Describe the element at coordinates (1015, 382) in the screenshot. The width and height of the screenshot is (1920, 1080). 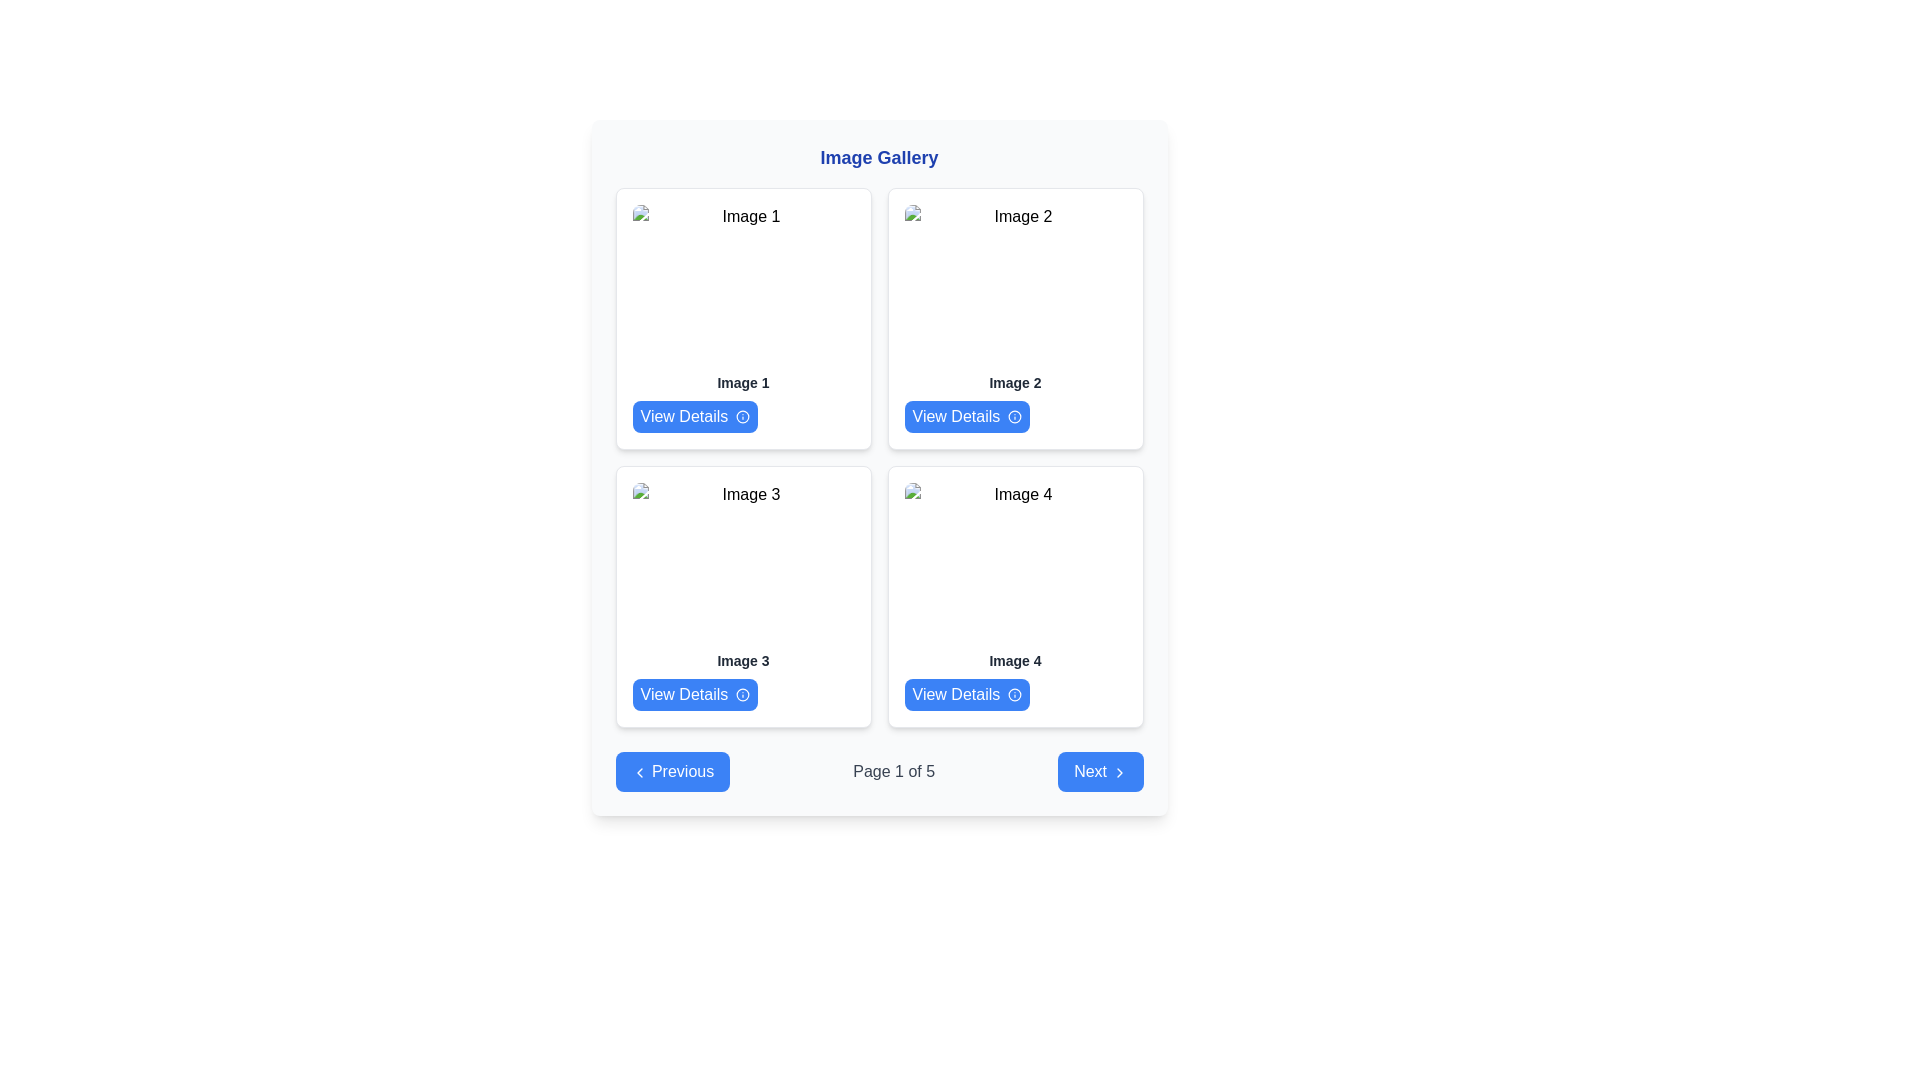
I see `the descriptive text label located in the upper-right card of the four-card grid layout, which is positioned below the image and above the 'View Details' button` at that location.